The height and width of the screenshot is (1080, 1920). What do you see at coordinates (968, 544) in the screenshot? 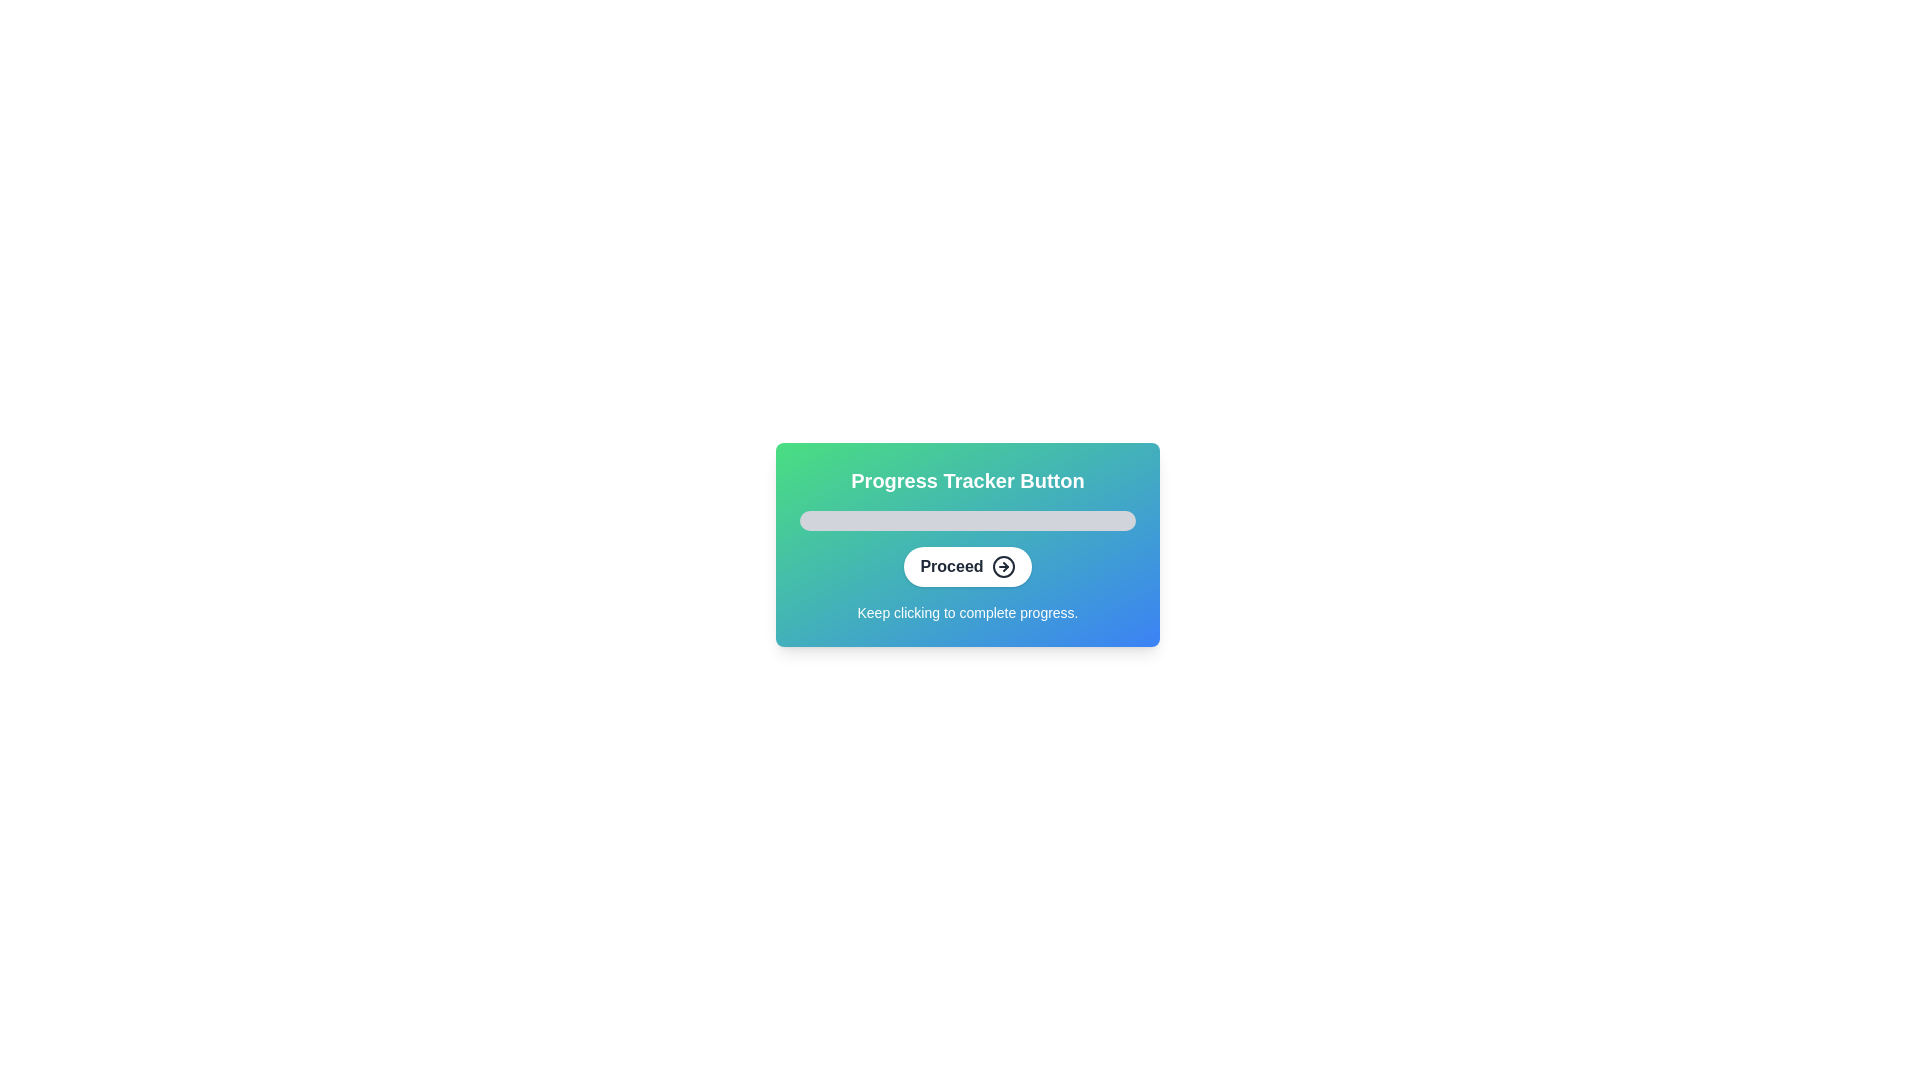
I see `the state of the progress bar within the 'Progress Tracker Button' composite component, which features a gradient background and a labeled button` at bounding box center [968, 544].